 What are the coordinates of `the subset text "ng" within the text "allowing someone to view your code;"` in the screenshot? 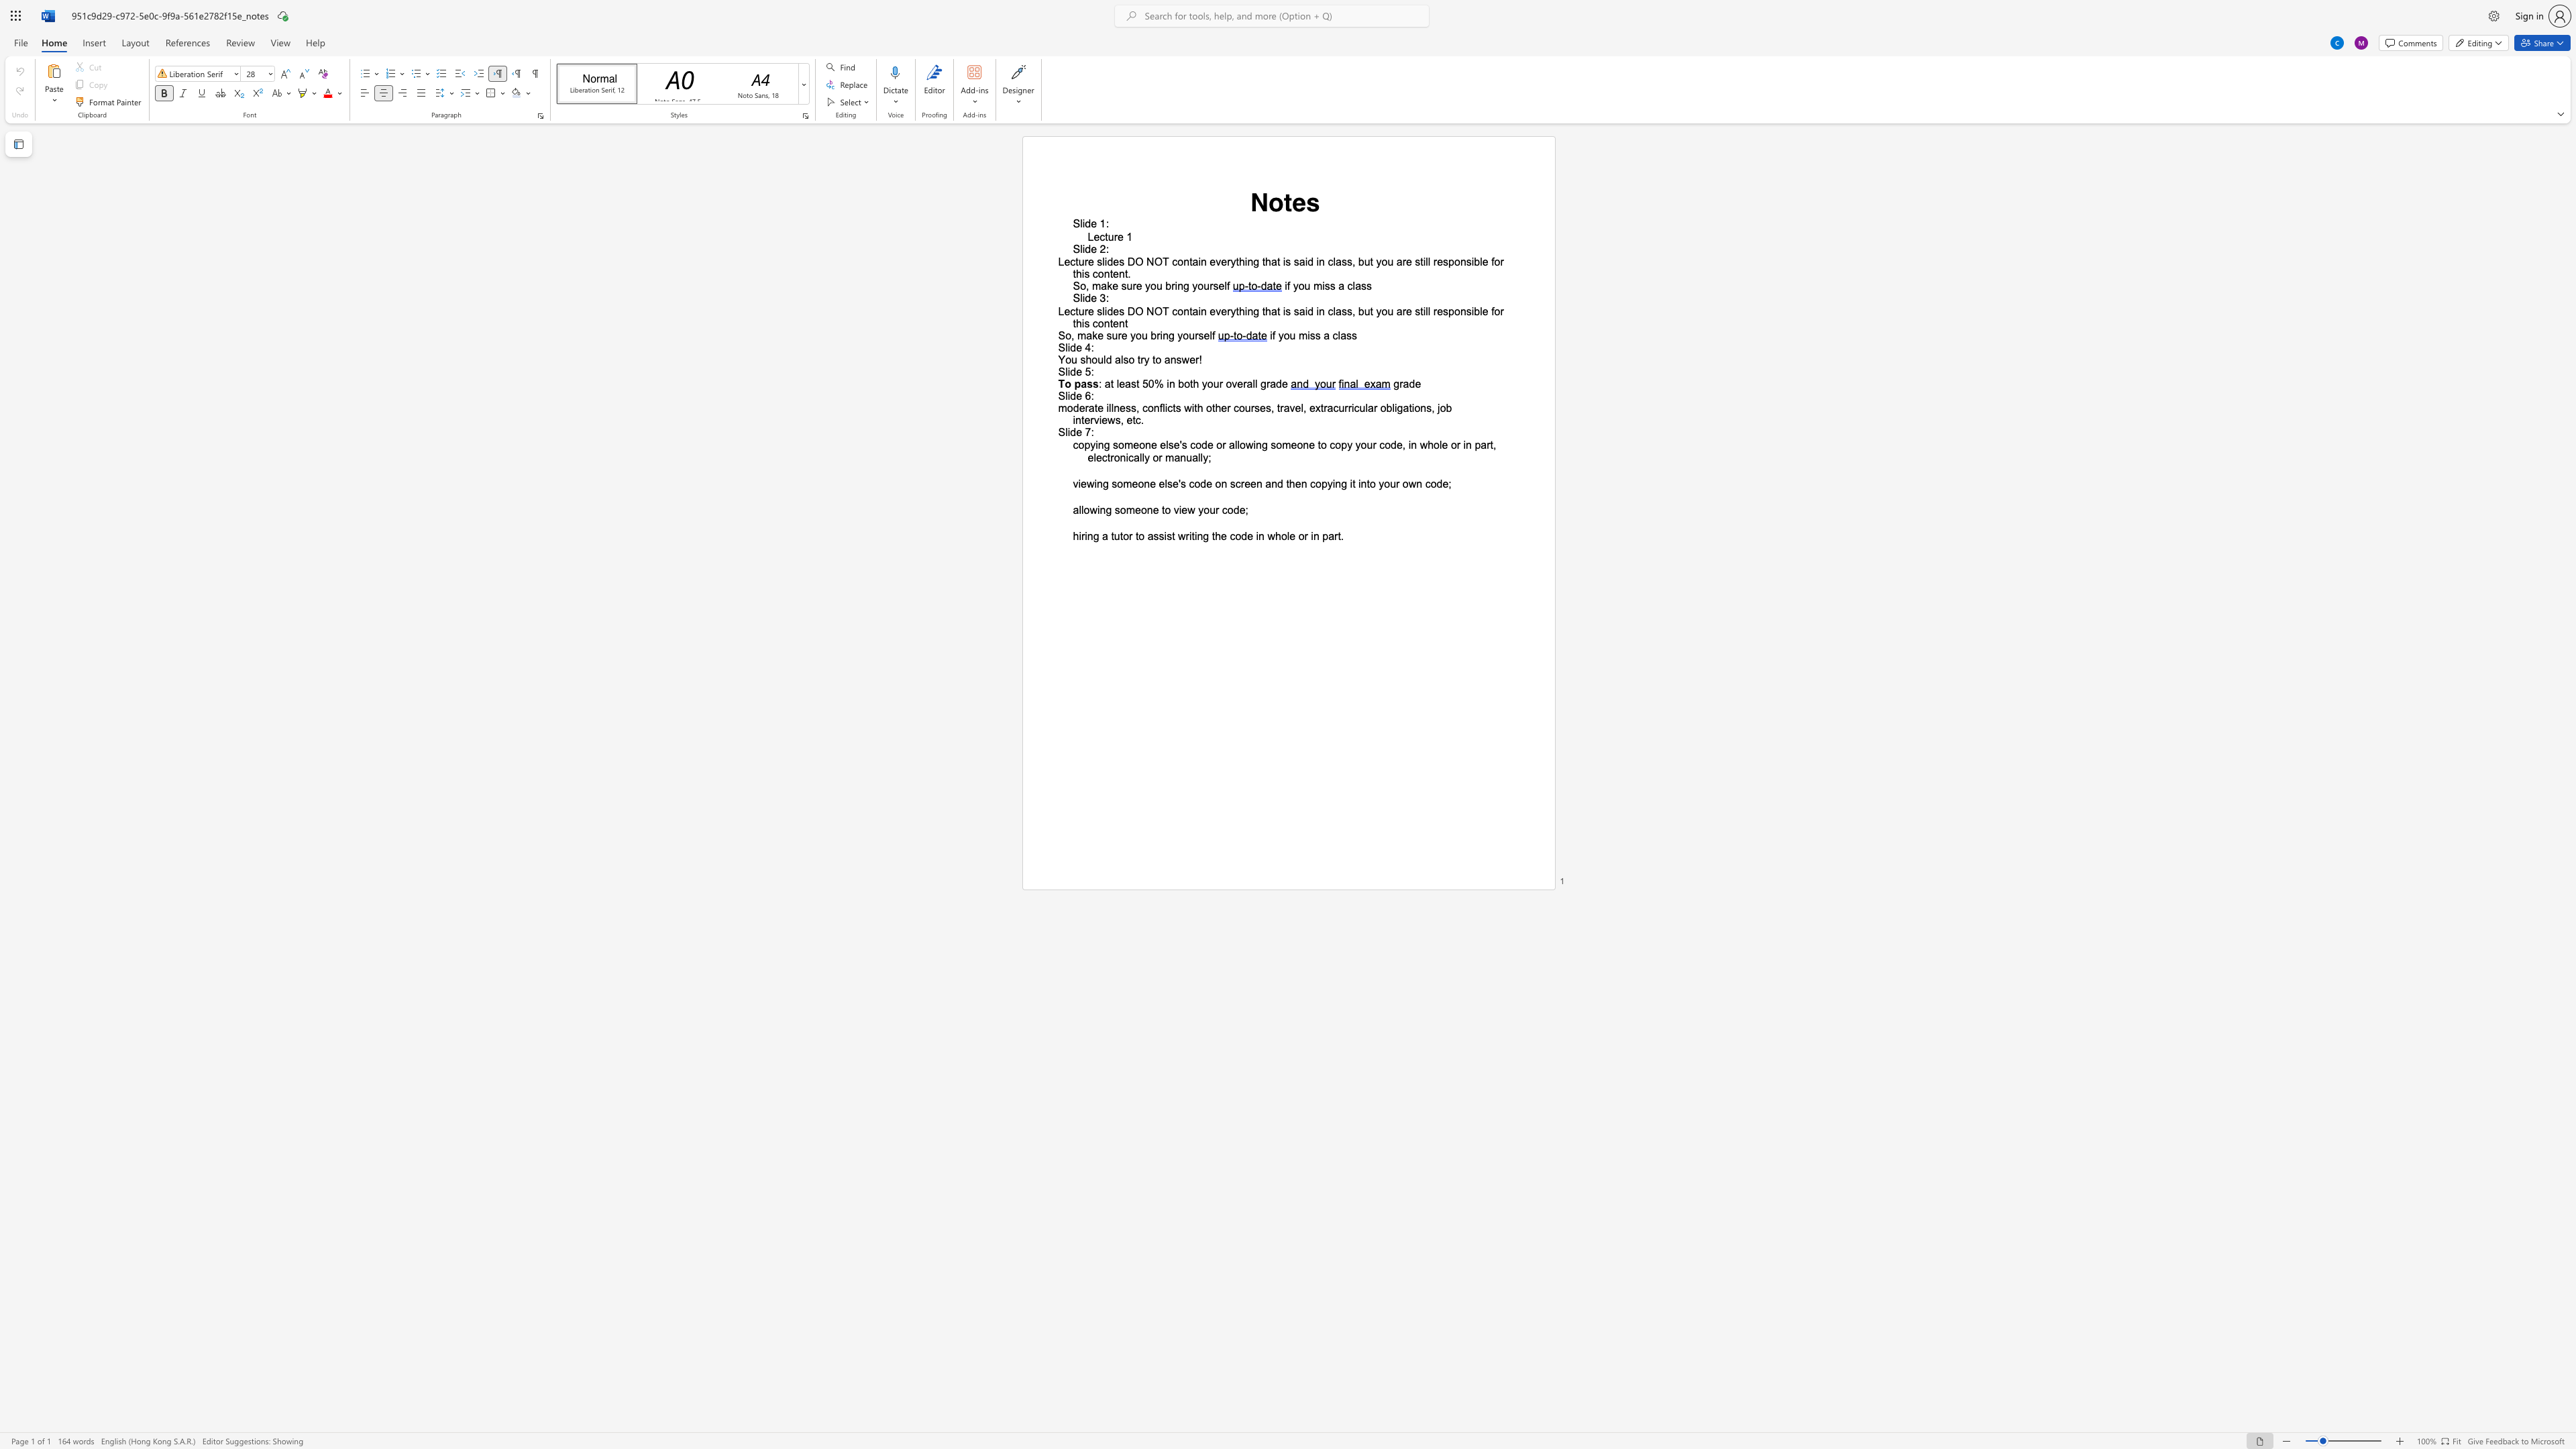 It's located at (1099, 509).